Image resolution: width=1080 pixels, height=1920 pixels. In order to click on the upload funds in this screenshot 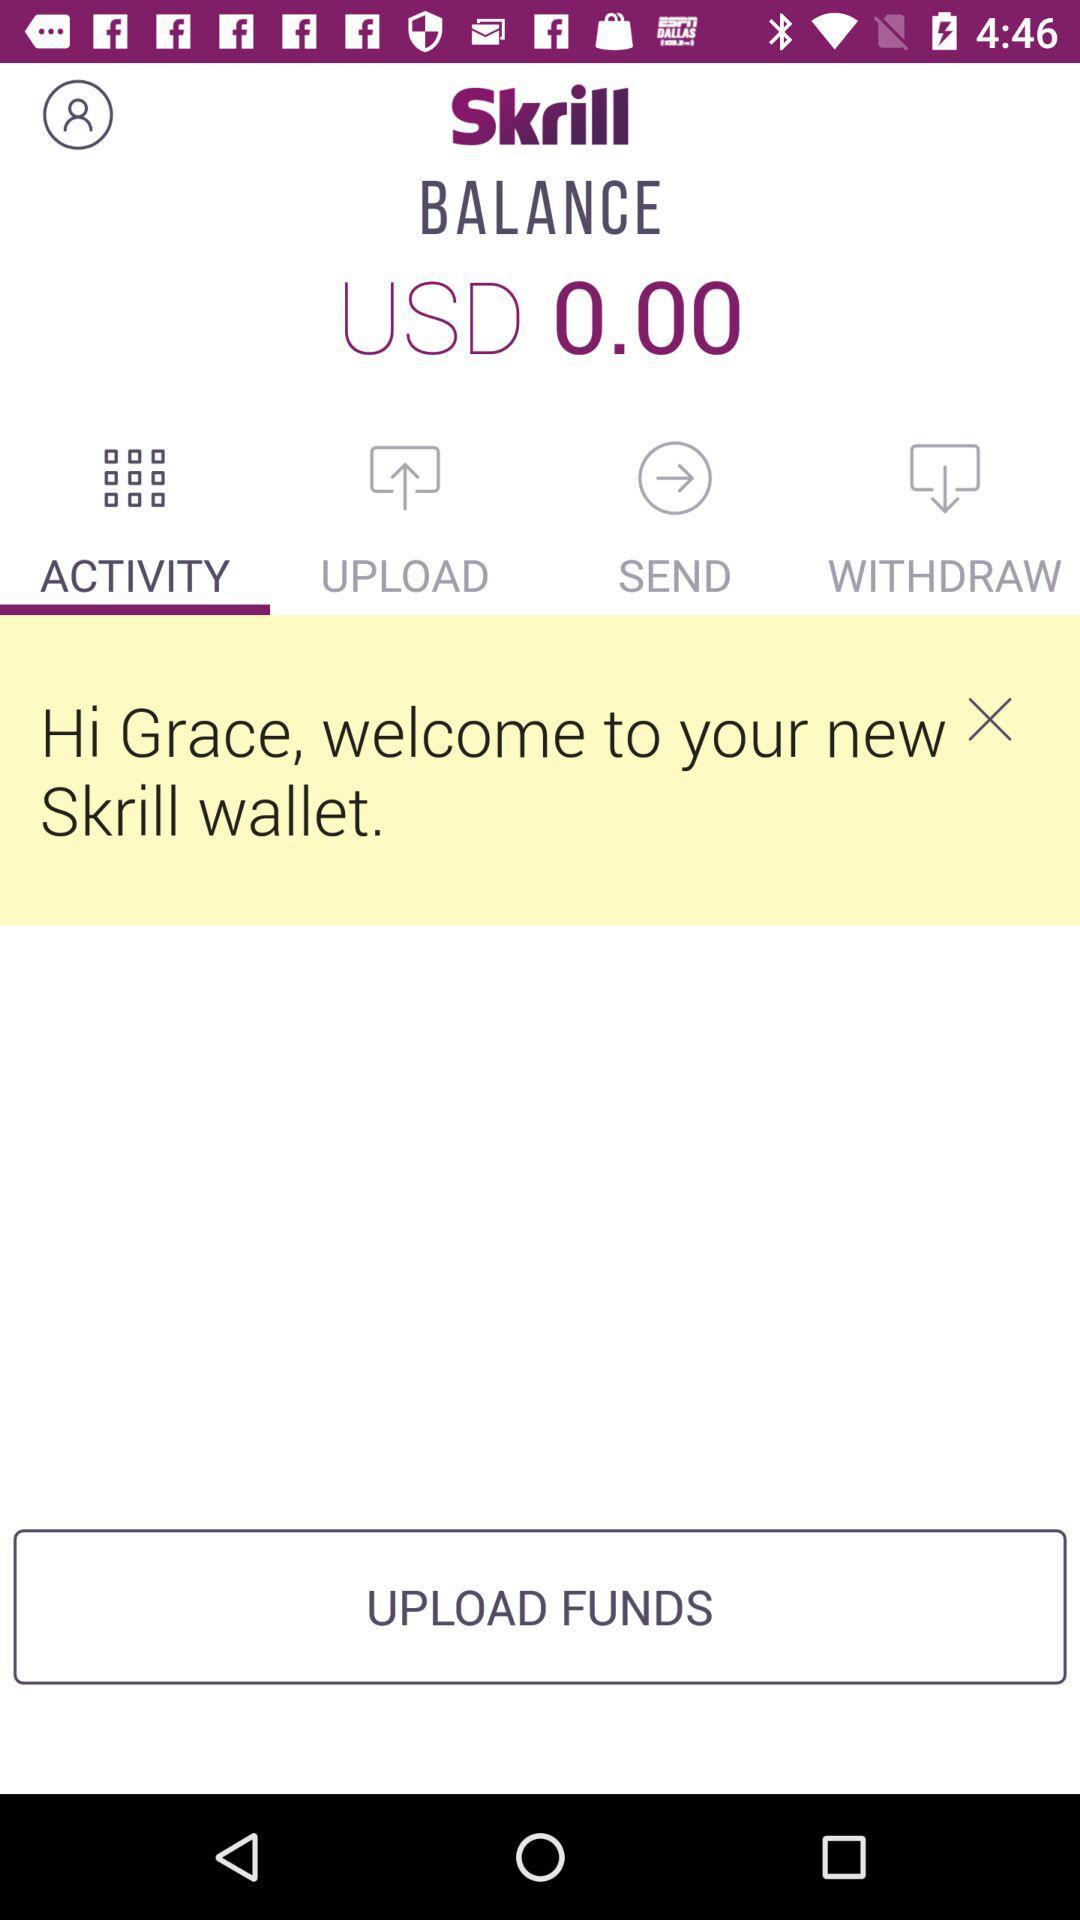, I will do `click(540, 1606)`.